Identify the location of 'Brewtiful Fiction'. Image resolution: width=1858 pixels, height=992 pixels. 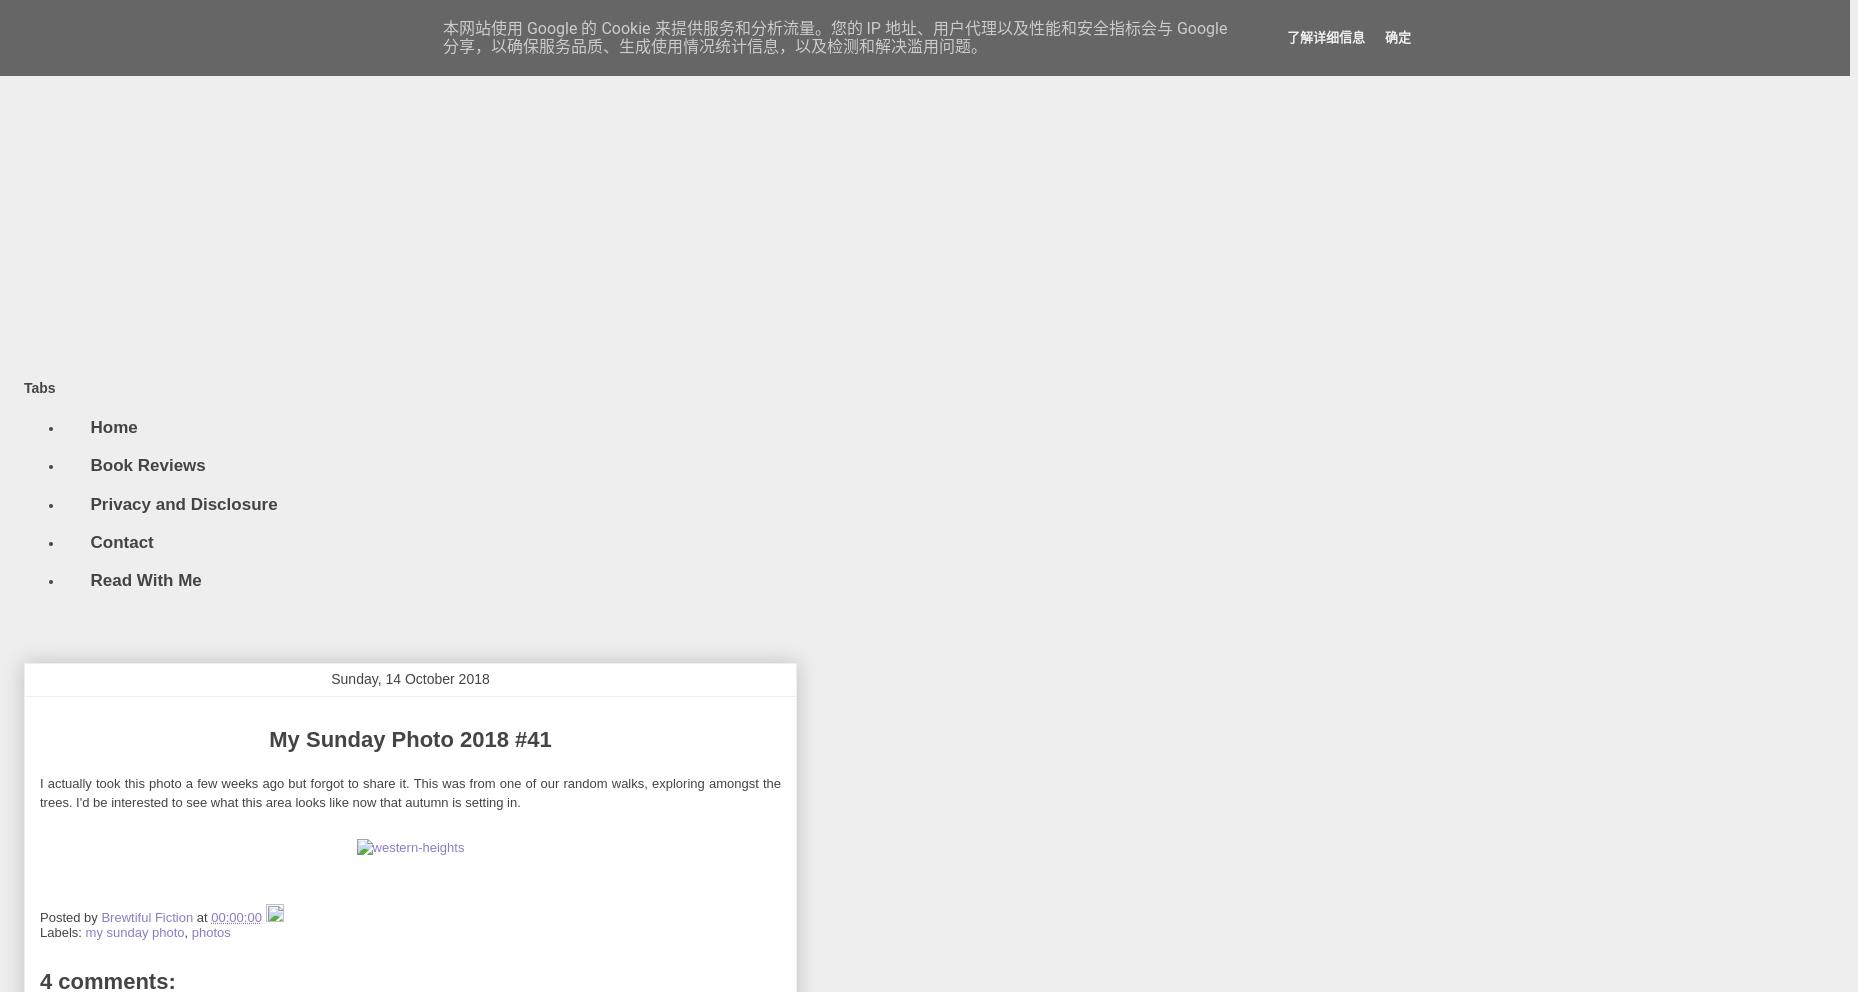
(101, 915).